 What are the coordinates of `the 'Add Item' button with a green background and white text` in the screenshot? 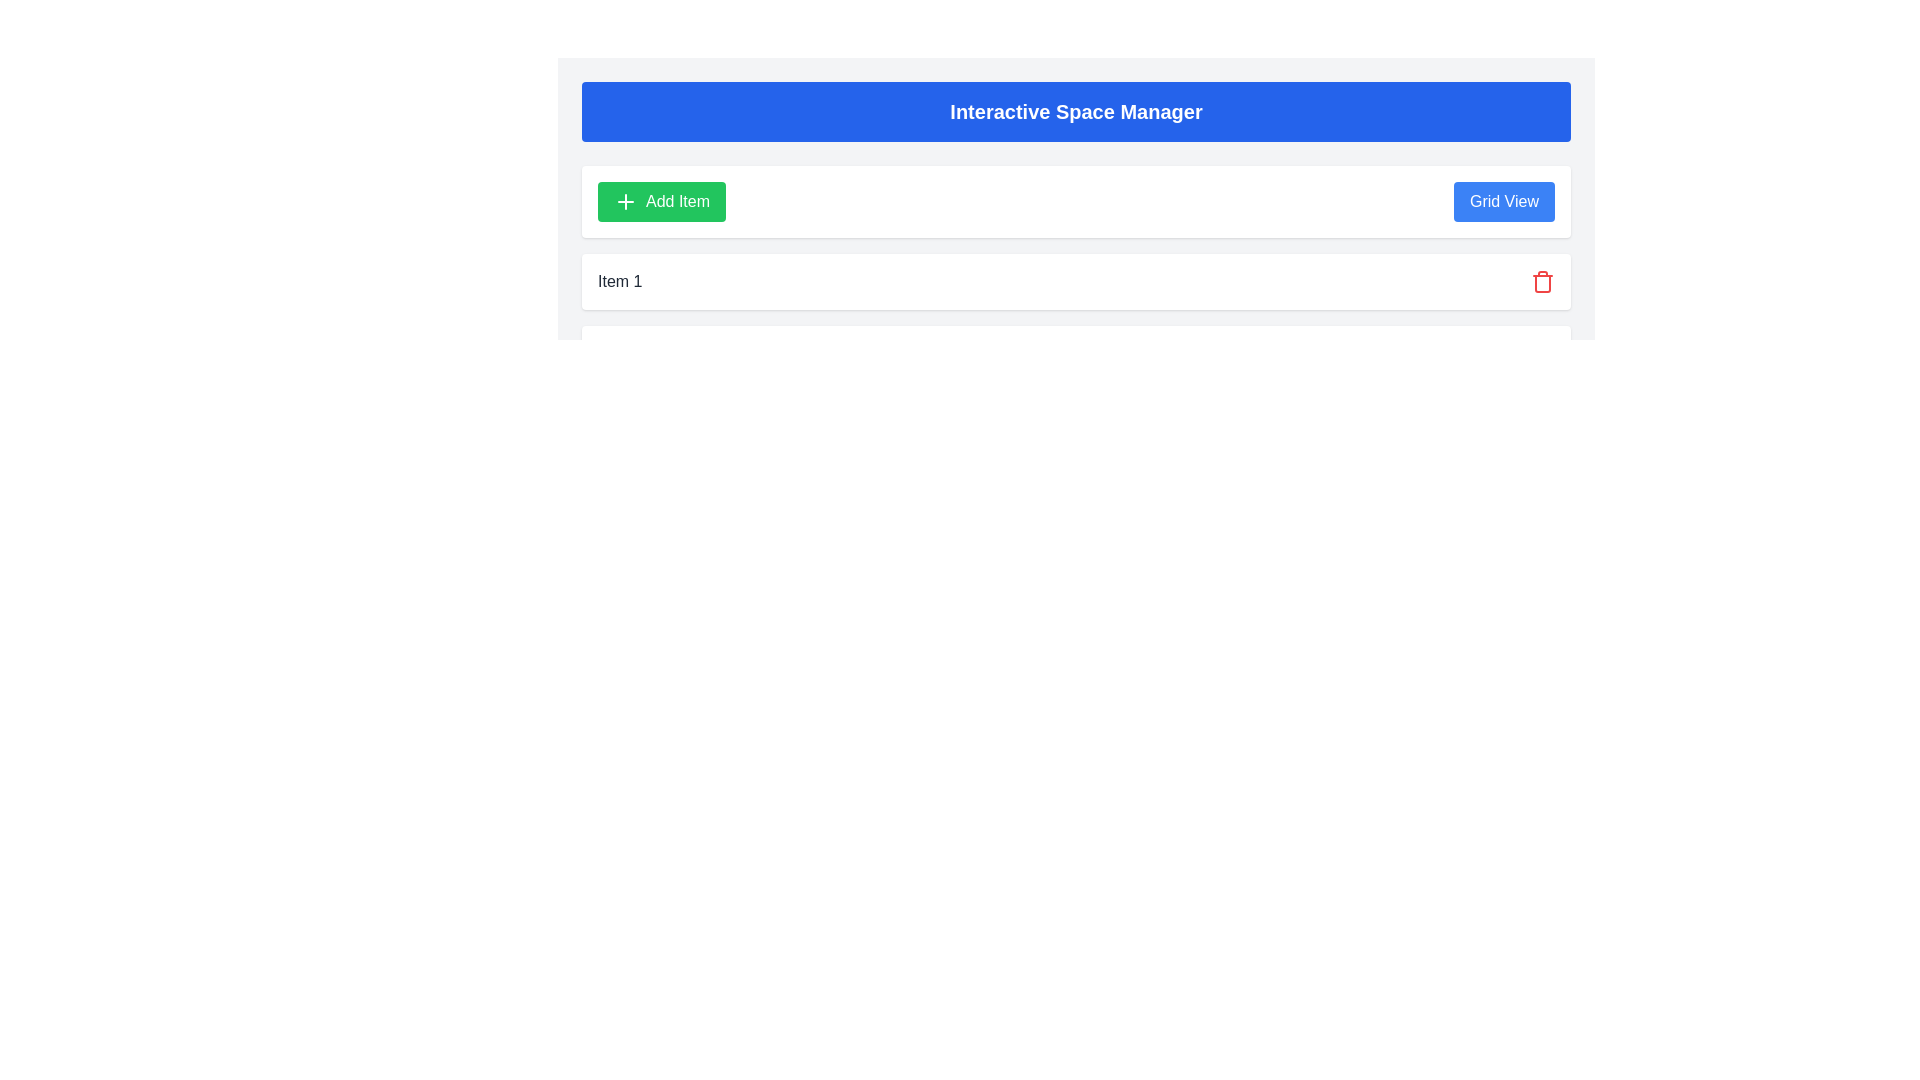 It's located at (662, 201).